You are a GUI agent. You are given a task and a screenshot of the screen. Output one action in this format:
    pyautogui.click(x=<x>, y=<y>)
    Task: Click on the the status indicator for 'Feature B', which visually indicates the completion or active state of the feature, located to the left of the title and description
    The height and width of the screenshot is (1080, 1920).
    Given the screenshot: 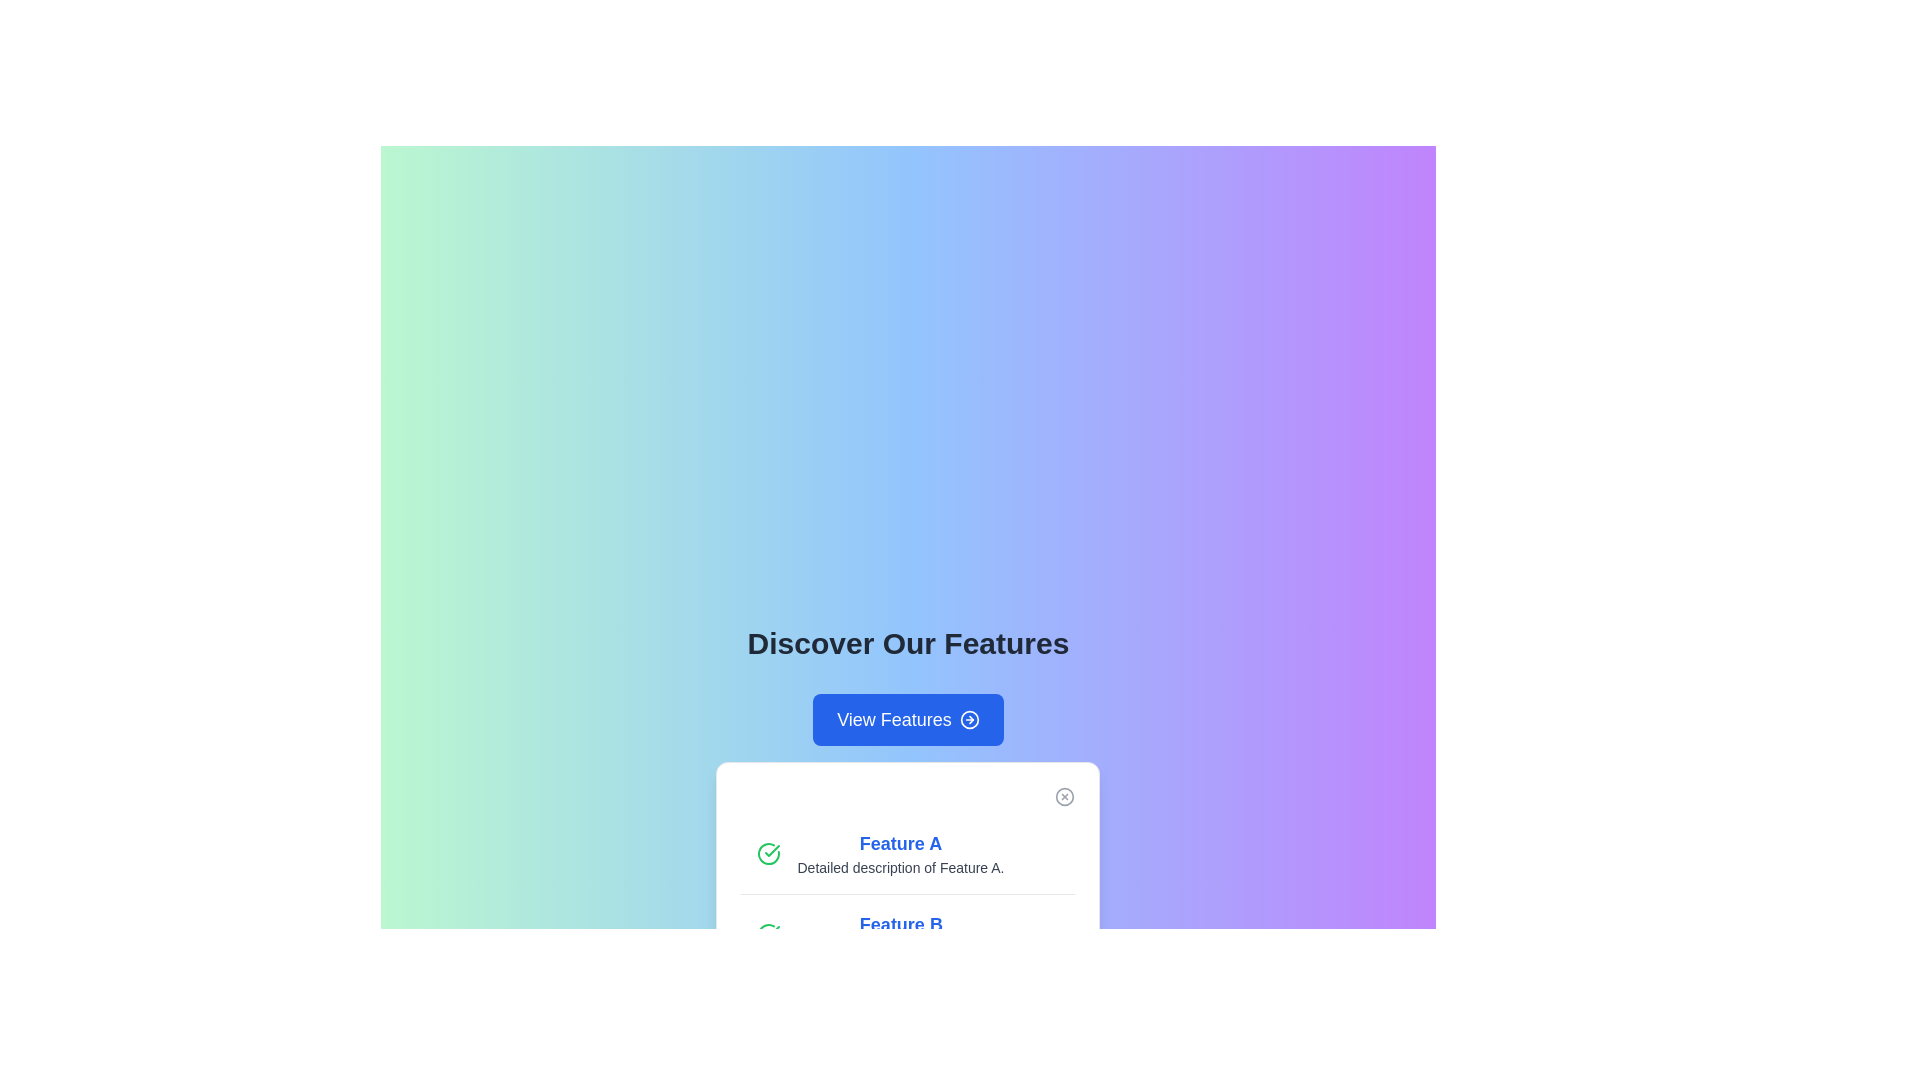 What is the action you would take?
    pyautogui.click(x=768, y=934)
    